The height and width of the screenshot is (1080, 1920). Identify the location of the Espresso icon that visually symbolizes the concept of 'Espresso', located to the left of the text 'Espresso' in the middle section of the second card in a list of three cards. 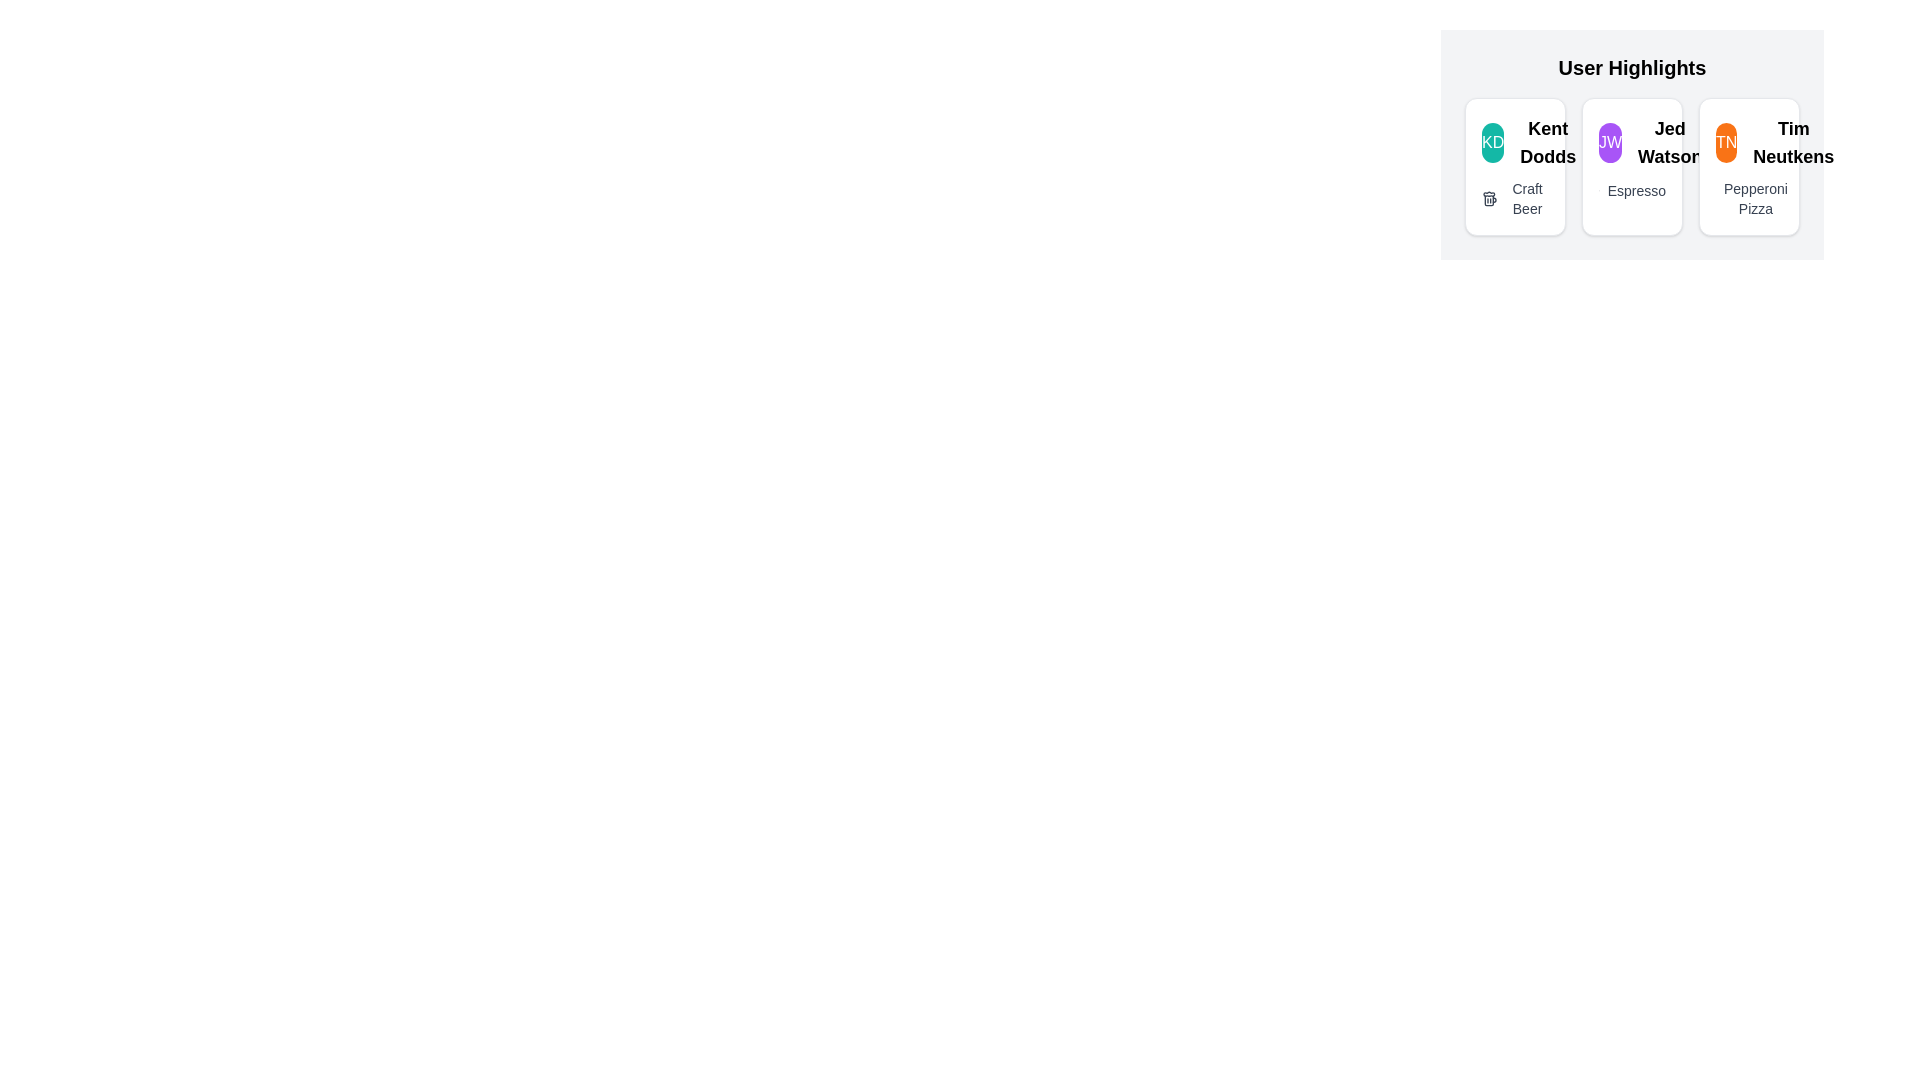
(1598, 191).